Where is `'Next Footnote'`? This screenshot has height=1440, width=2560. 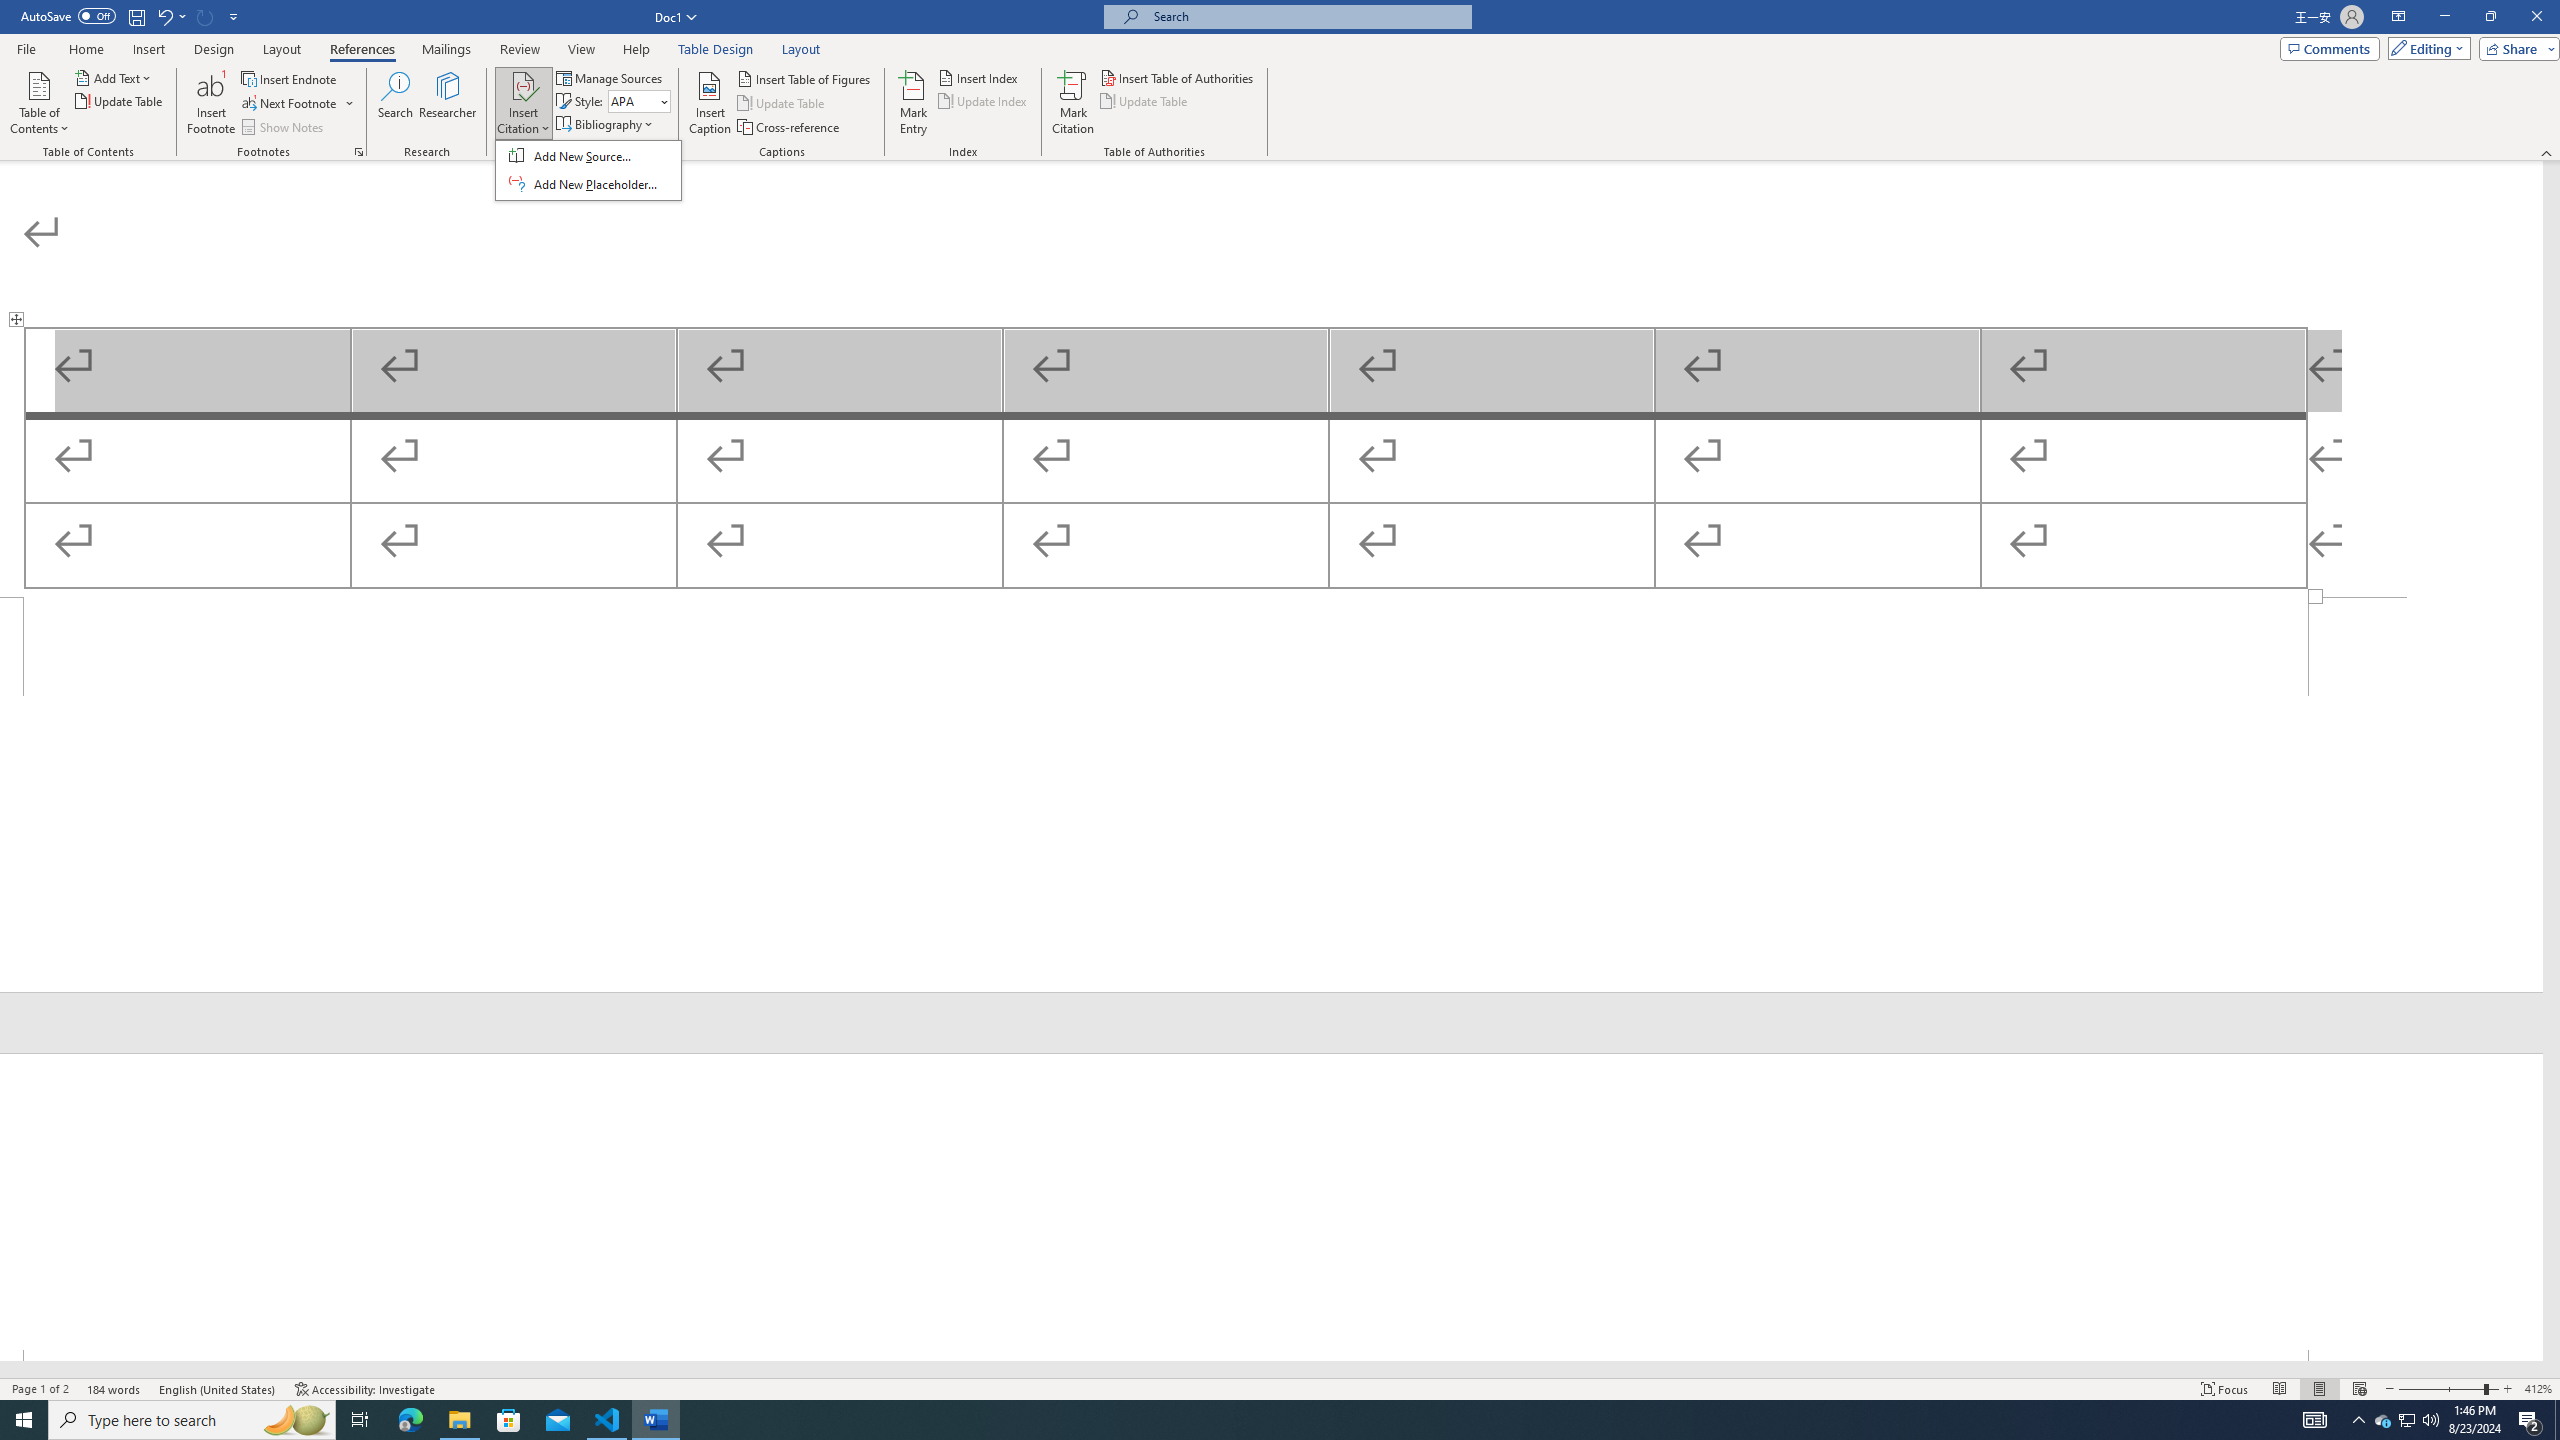 'Next Footnote' is located at coordinates (358, 150).